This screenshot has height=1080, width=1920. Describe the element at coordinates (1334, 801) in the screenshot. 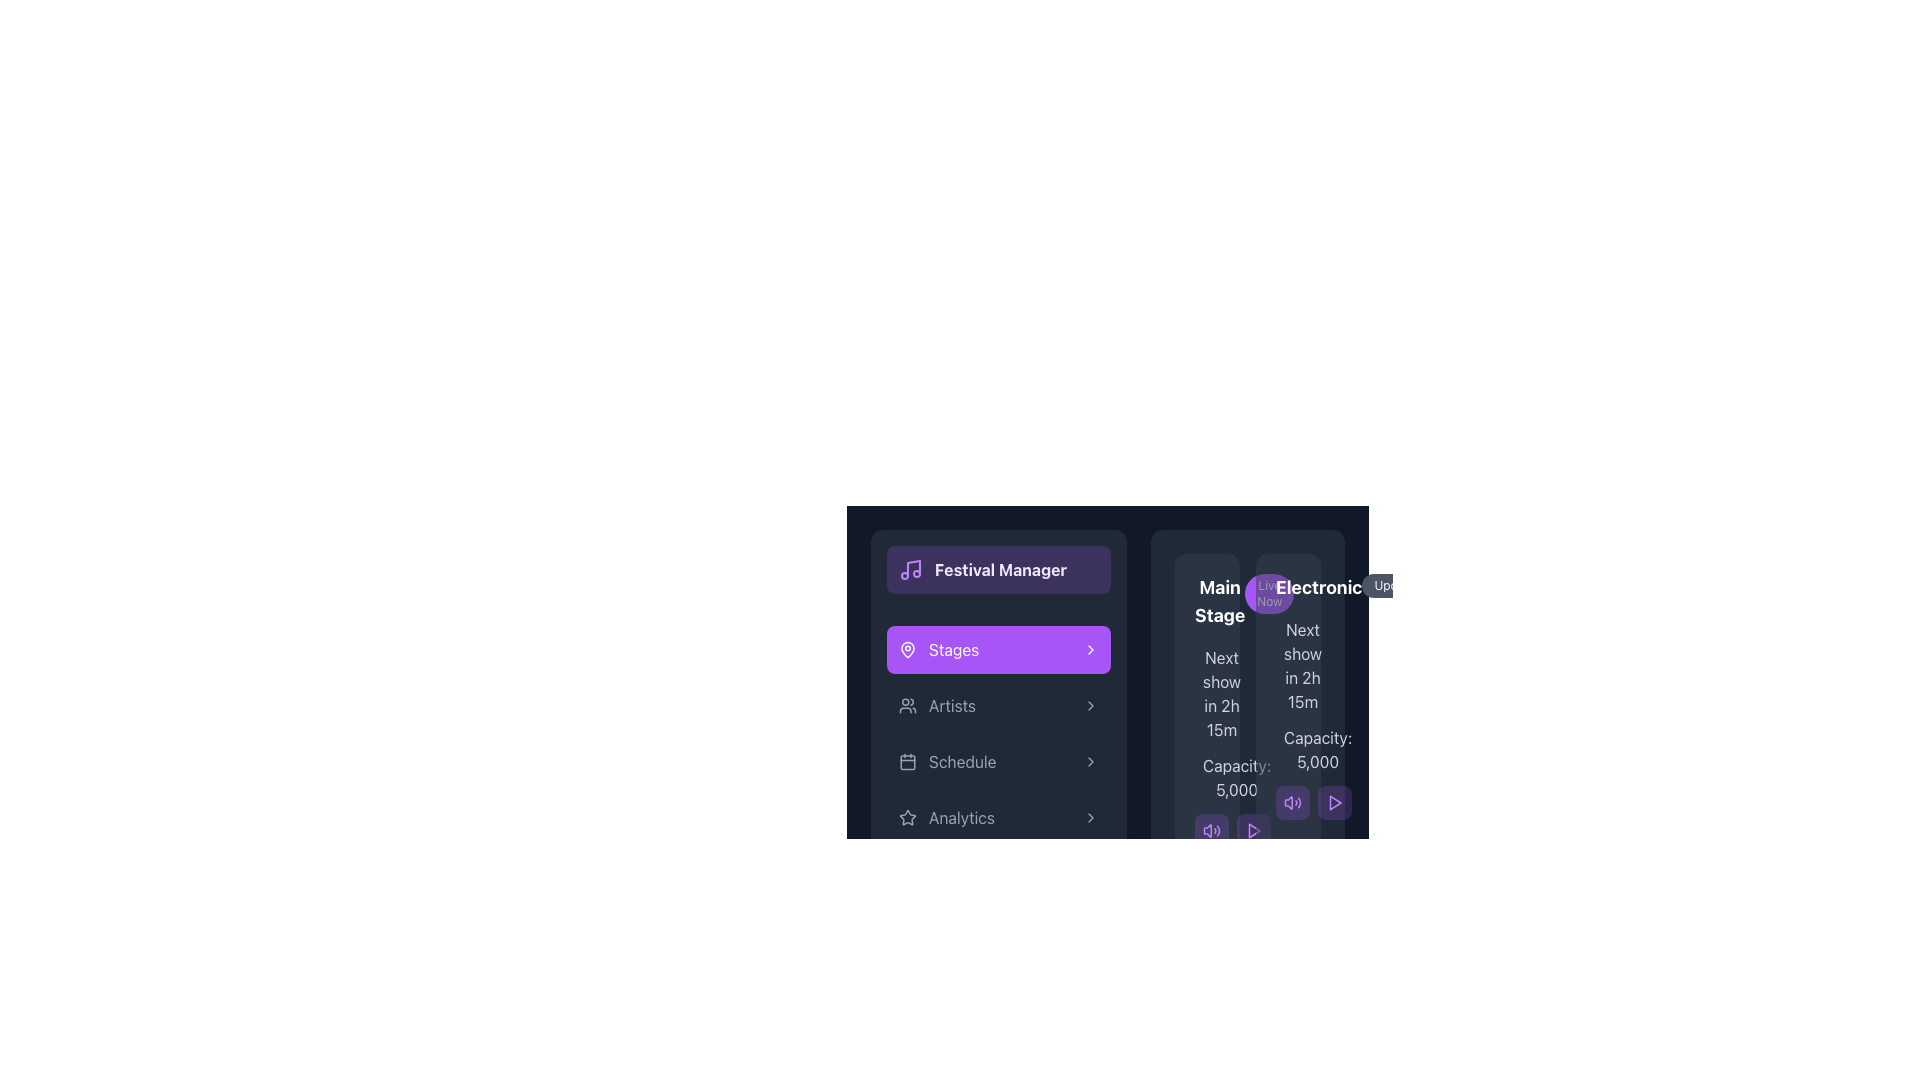

I see `the play button located at the bottom right corner of the 'Electronic' section` at that location.